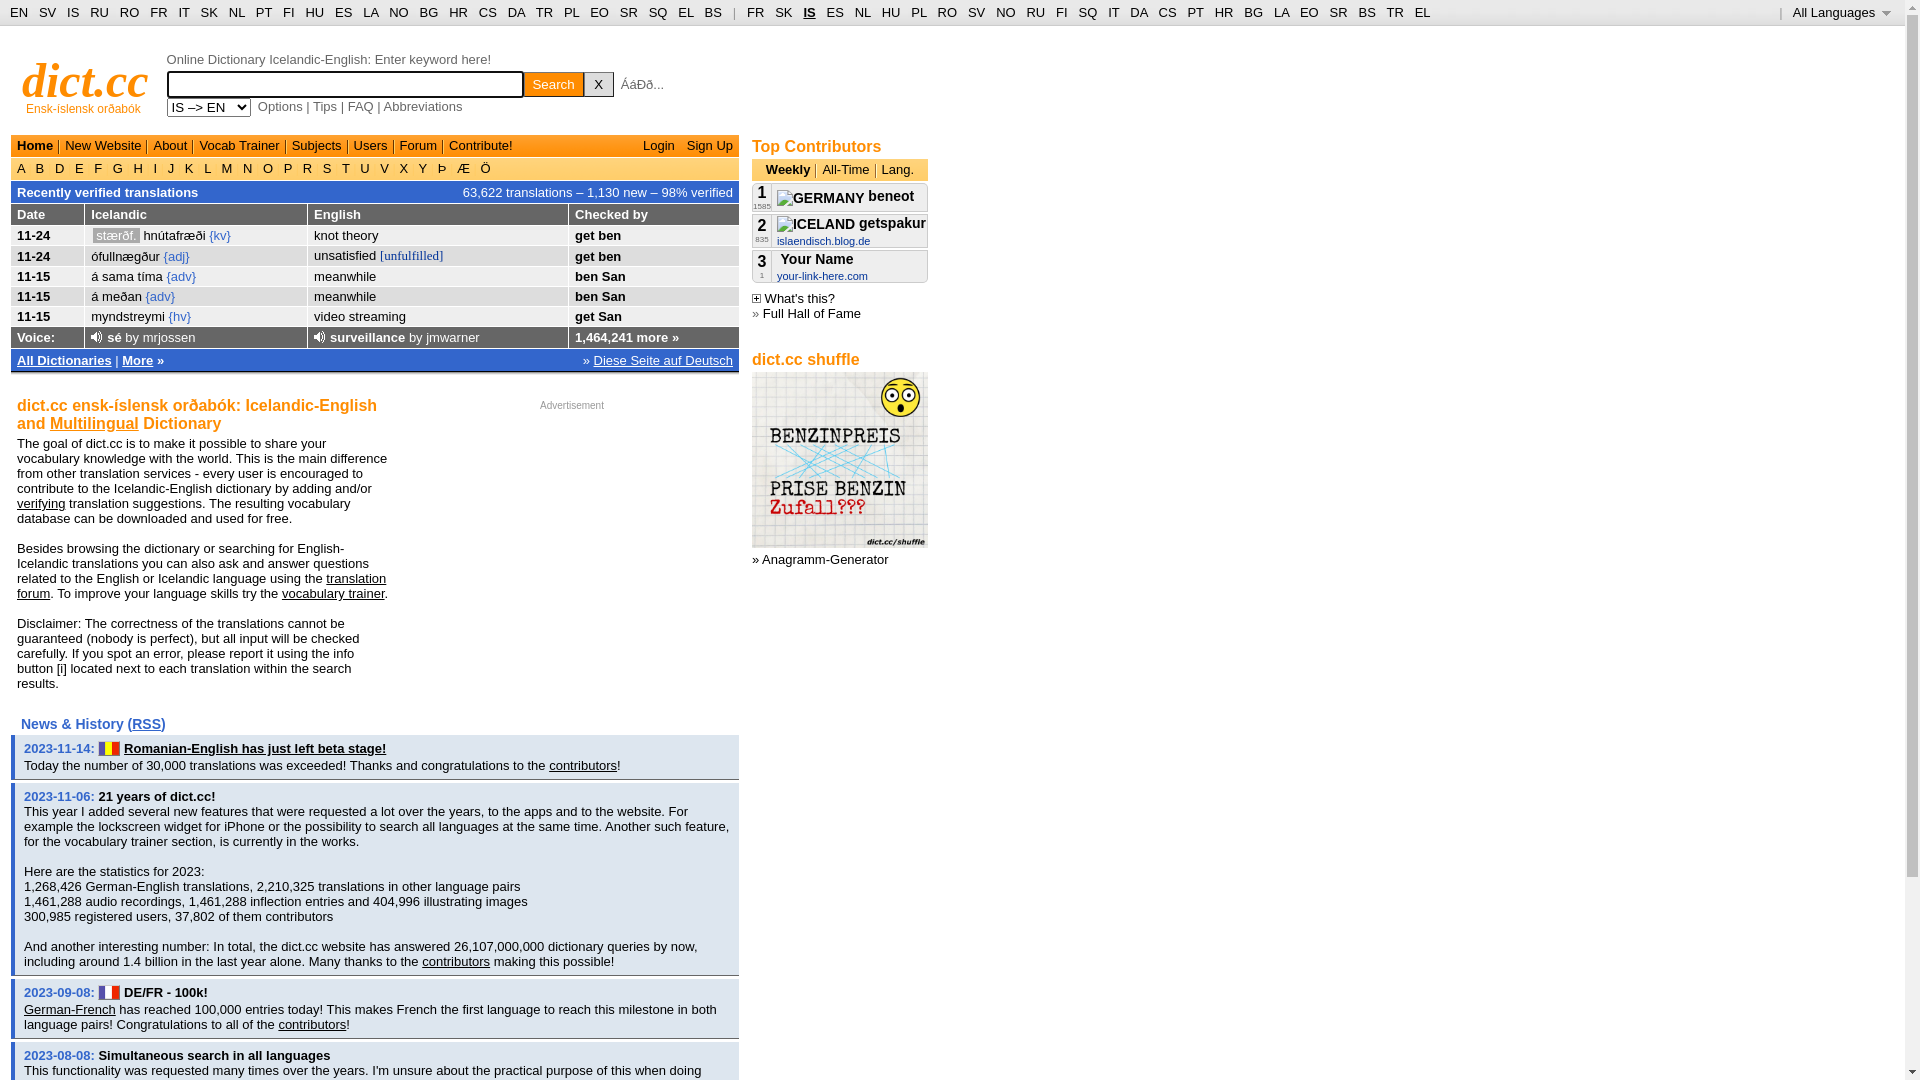  What do you see at coordinates (33, 276) in the screenshot?
I see `'11-15'` at bounding box center [33, 276].